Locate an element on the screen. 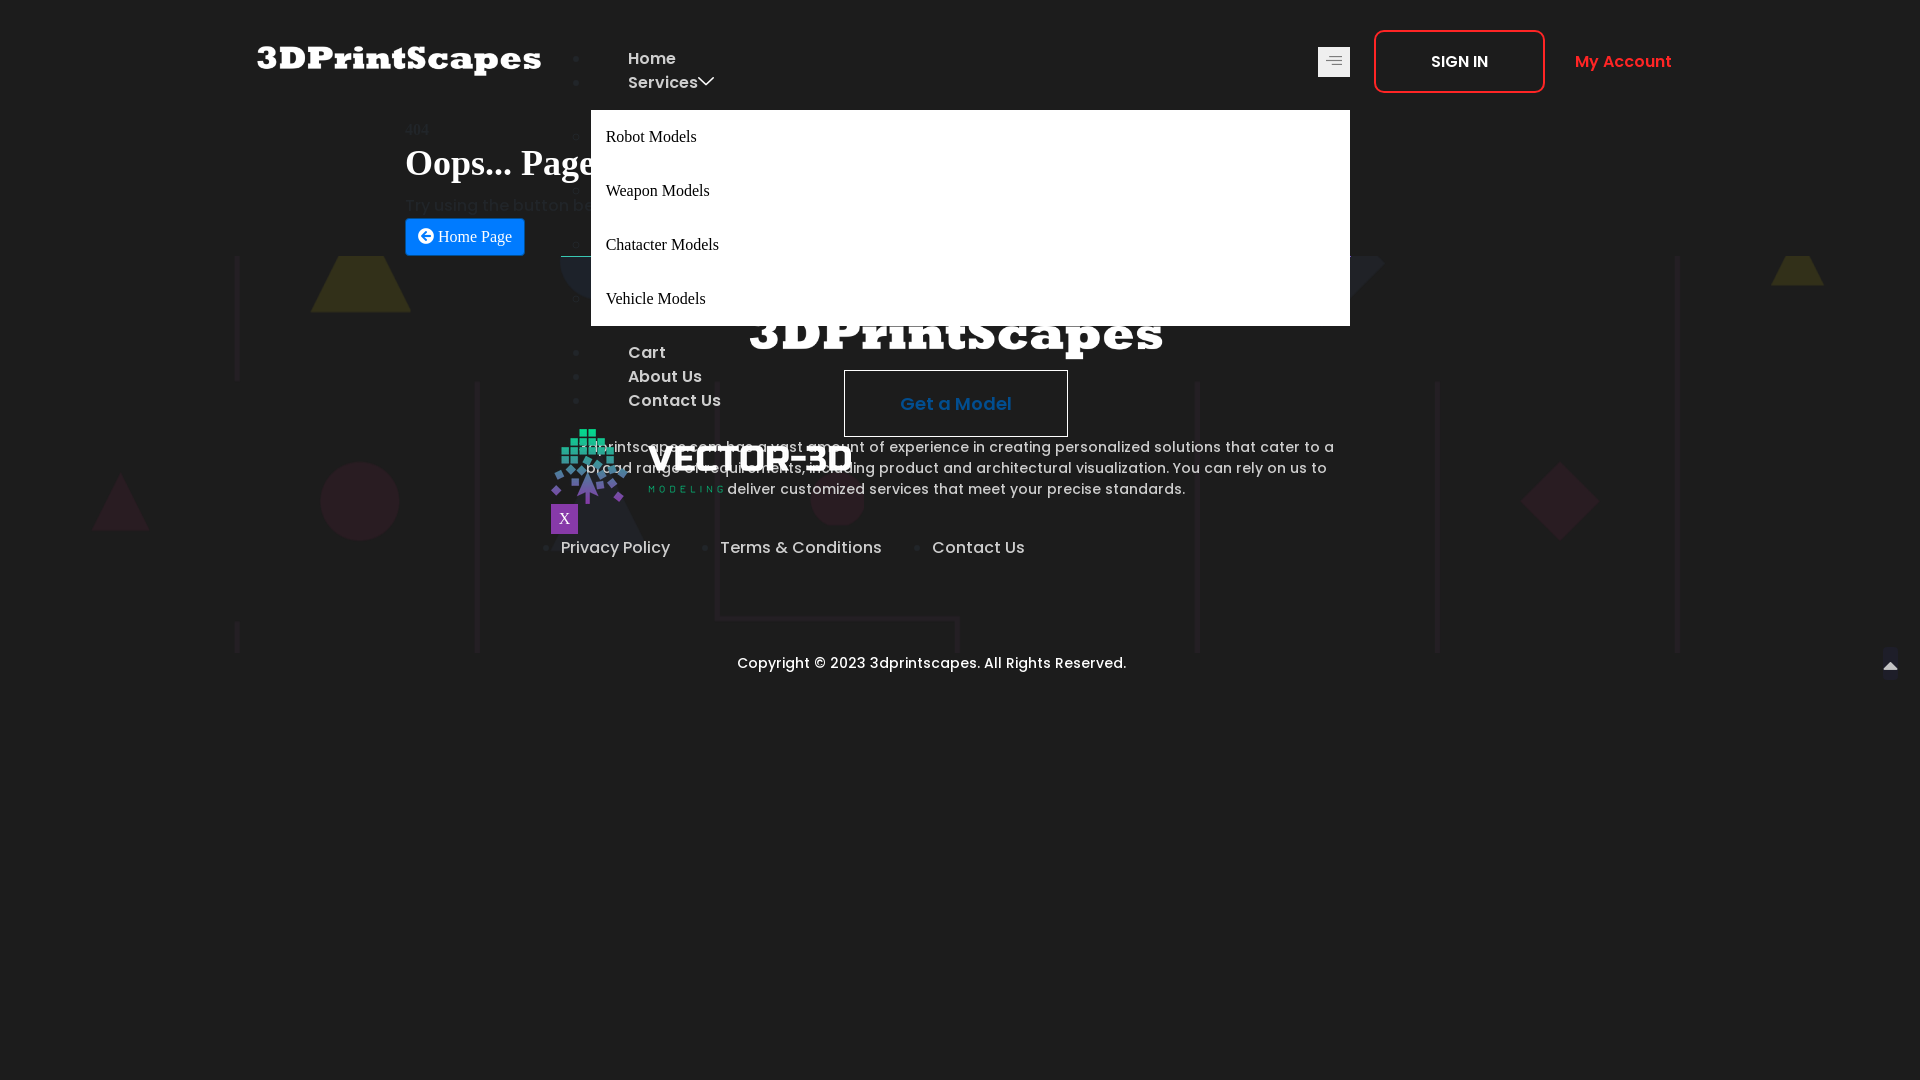 The width and height of the screenshot is (1920, 1080). 'Contact Us' is located at coordinates (978, 547).